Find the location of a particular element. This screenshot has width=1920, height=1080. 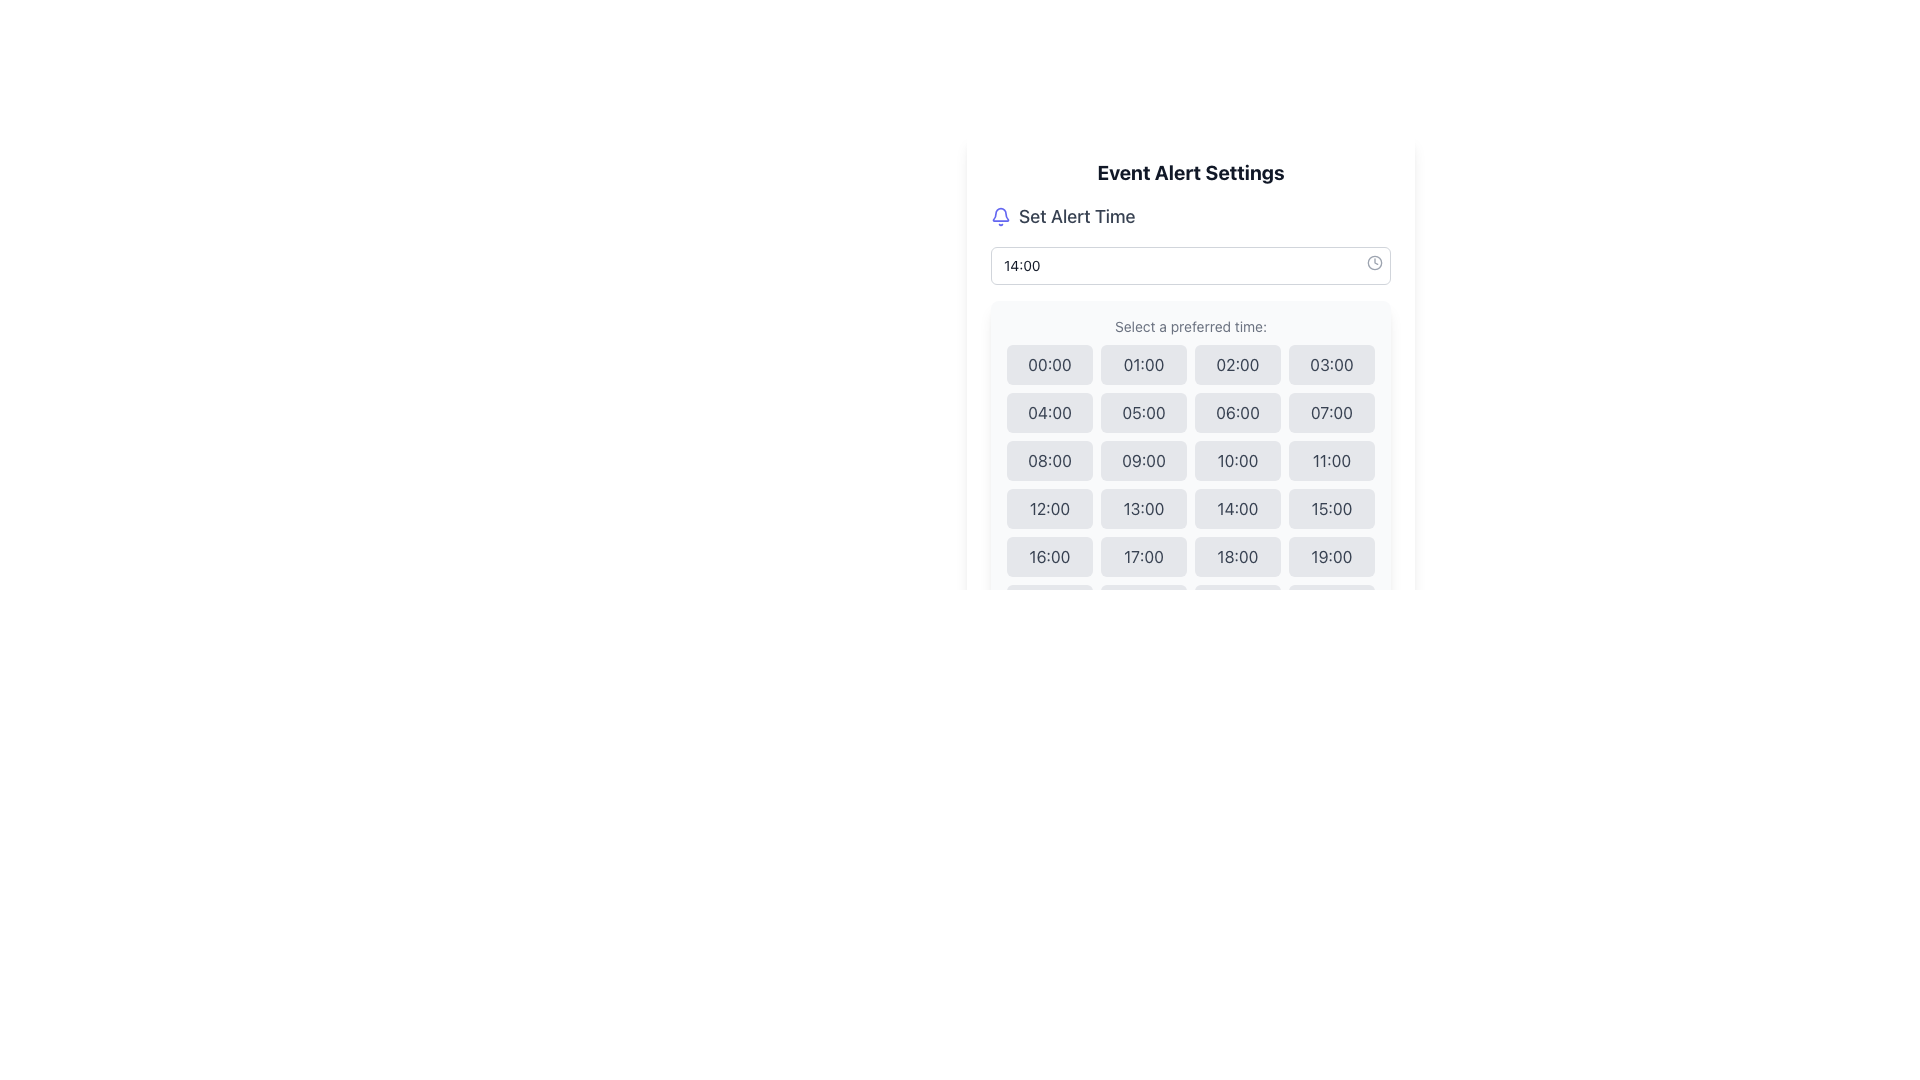

the time selector button in the second row and second column of the time selection grid to set the alert time to '06:00' is located at coordinates (1237, 411).